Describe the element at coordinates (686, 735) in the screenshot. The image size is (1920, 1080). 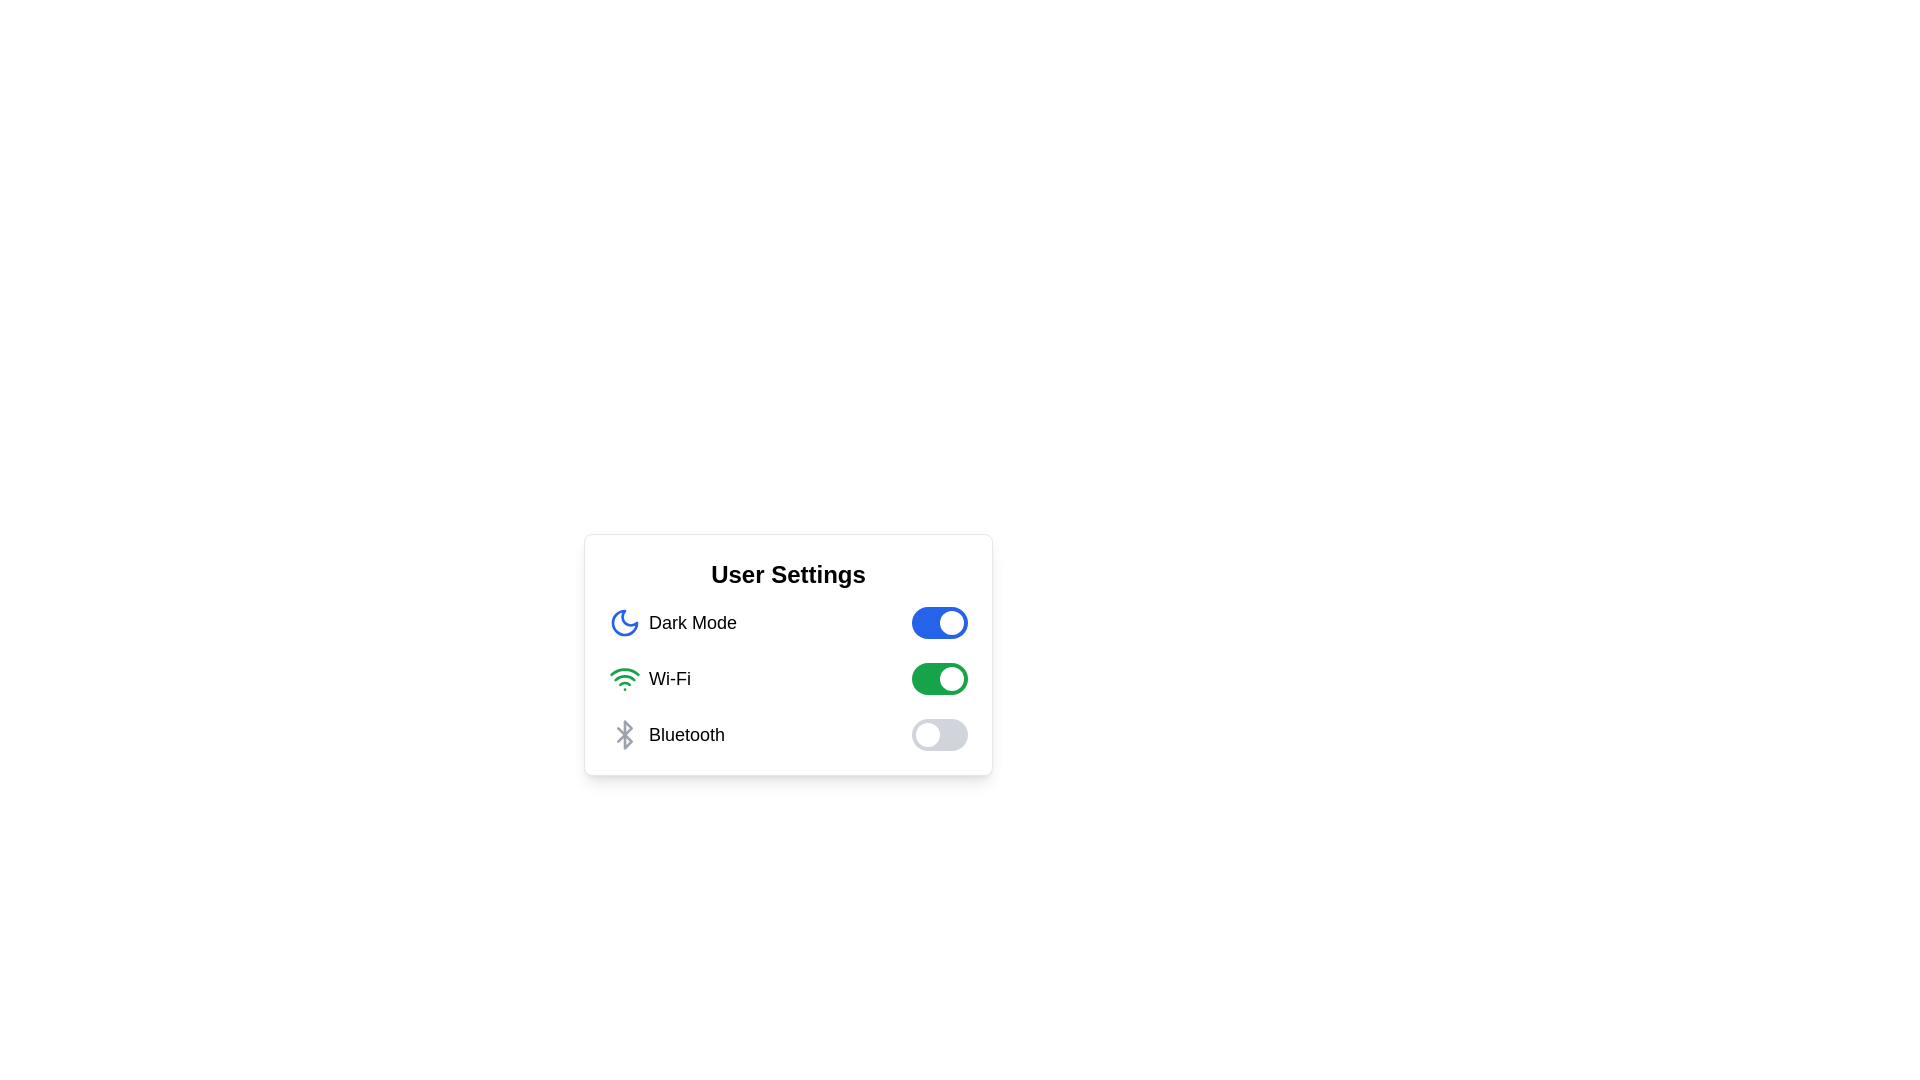
I see `the 'Bluetooth' text label, which is displayed in bold, medium-sized sans-serif font, located in the third row of the 'User Settings' panel, between the Bluetooth icon and the toggle switch` at that location.